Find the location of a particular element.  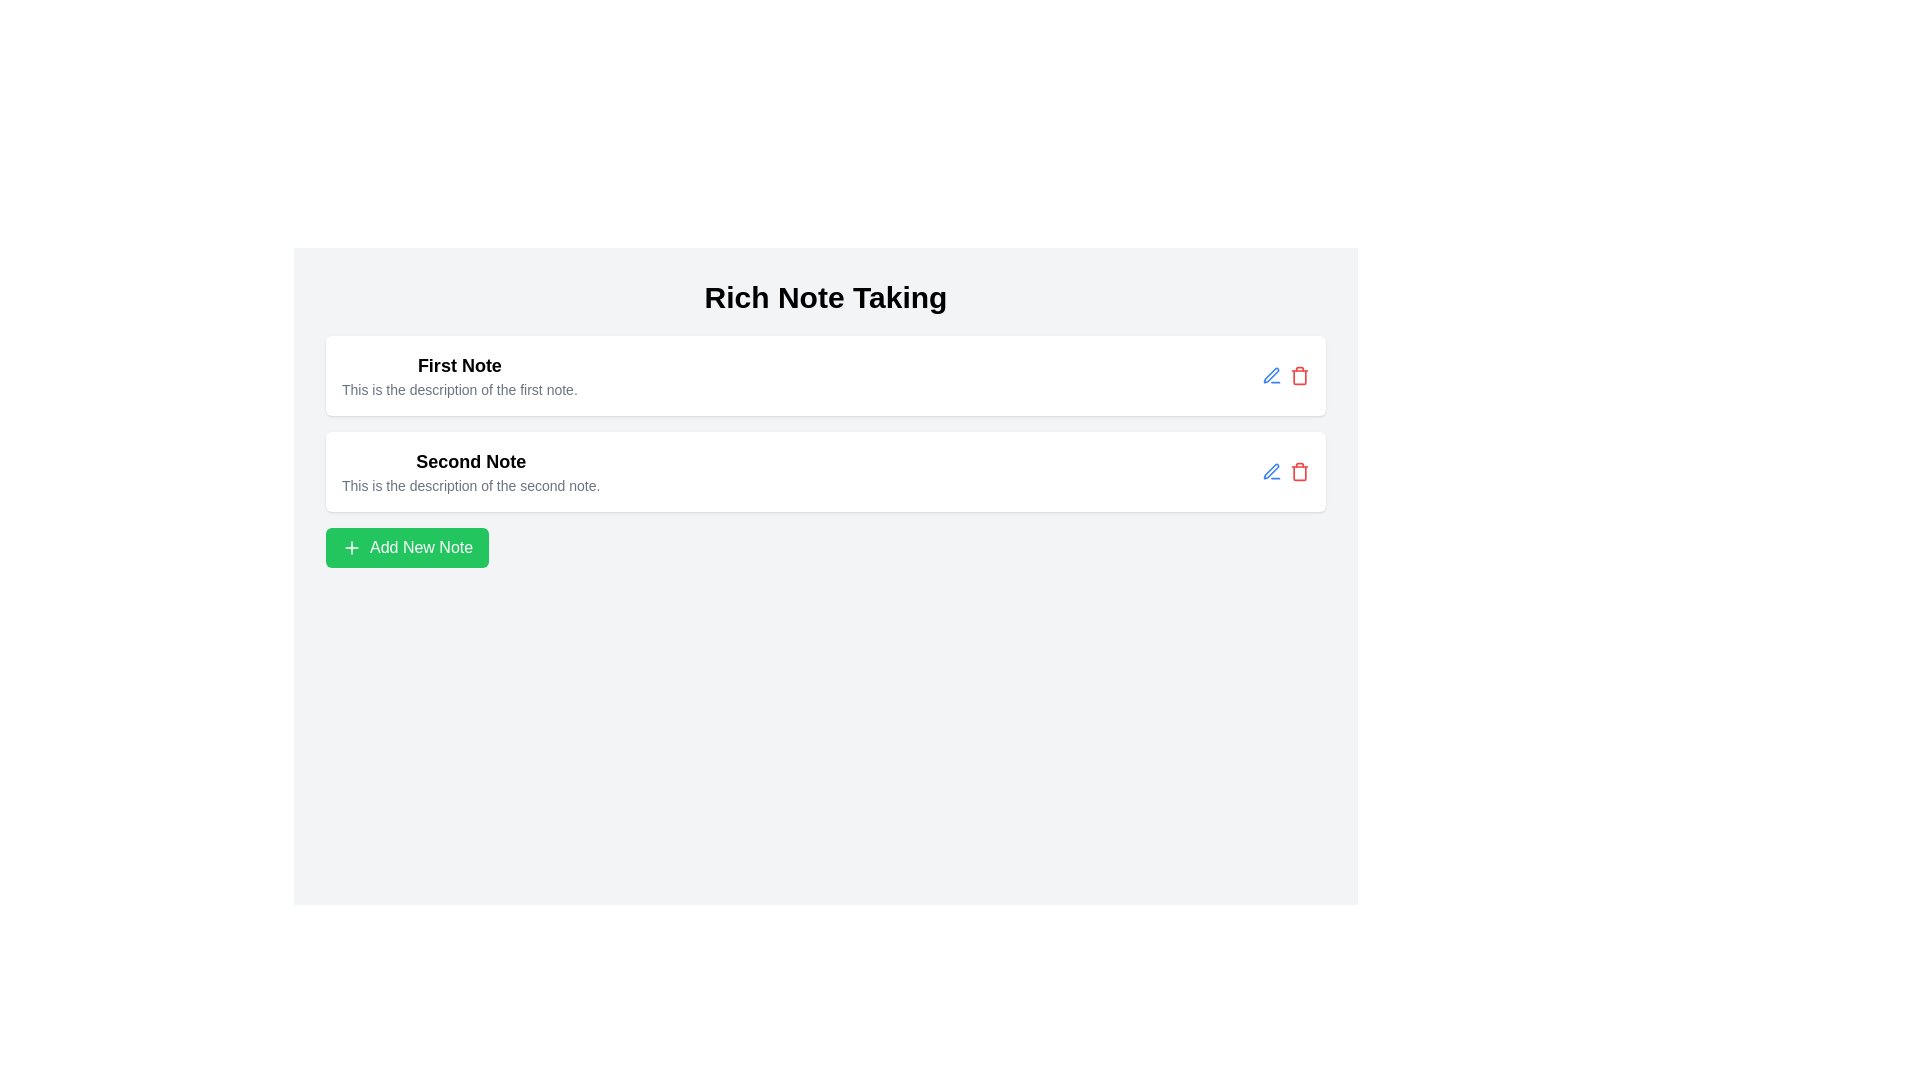

the second note item in the notes list is located at coordinates (470, 471).